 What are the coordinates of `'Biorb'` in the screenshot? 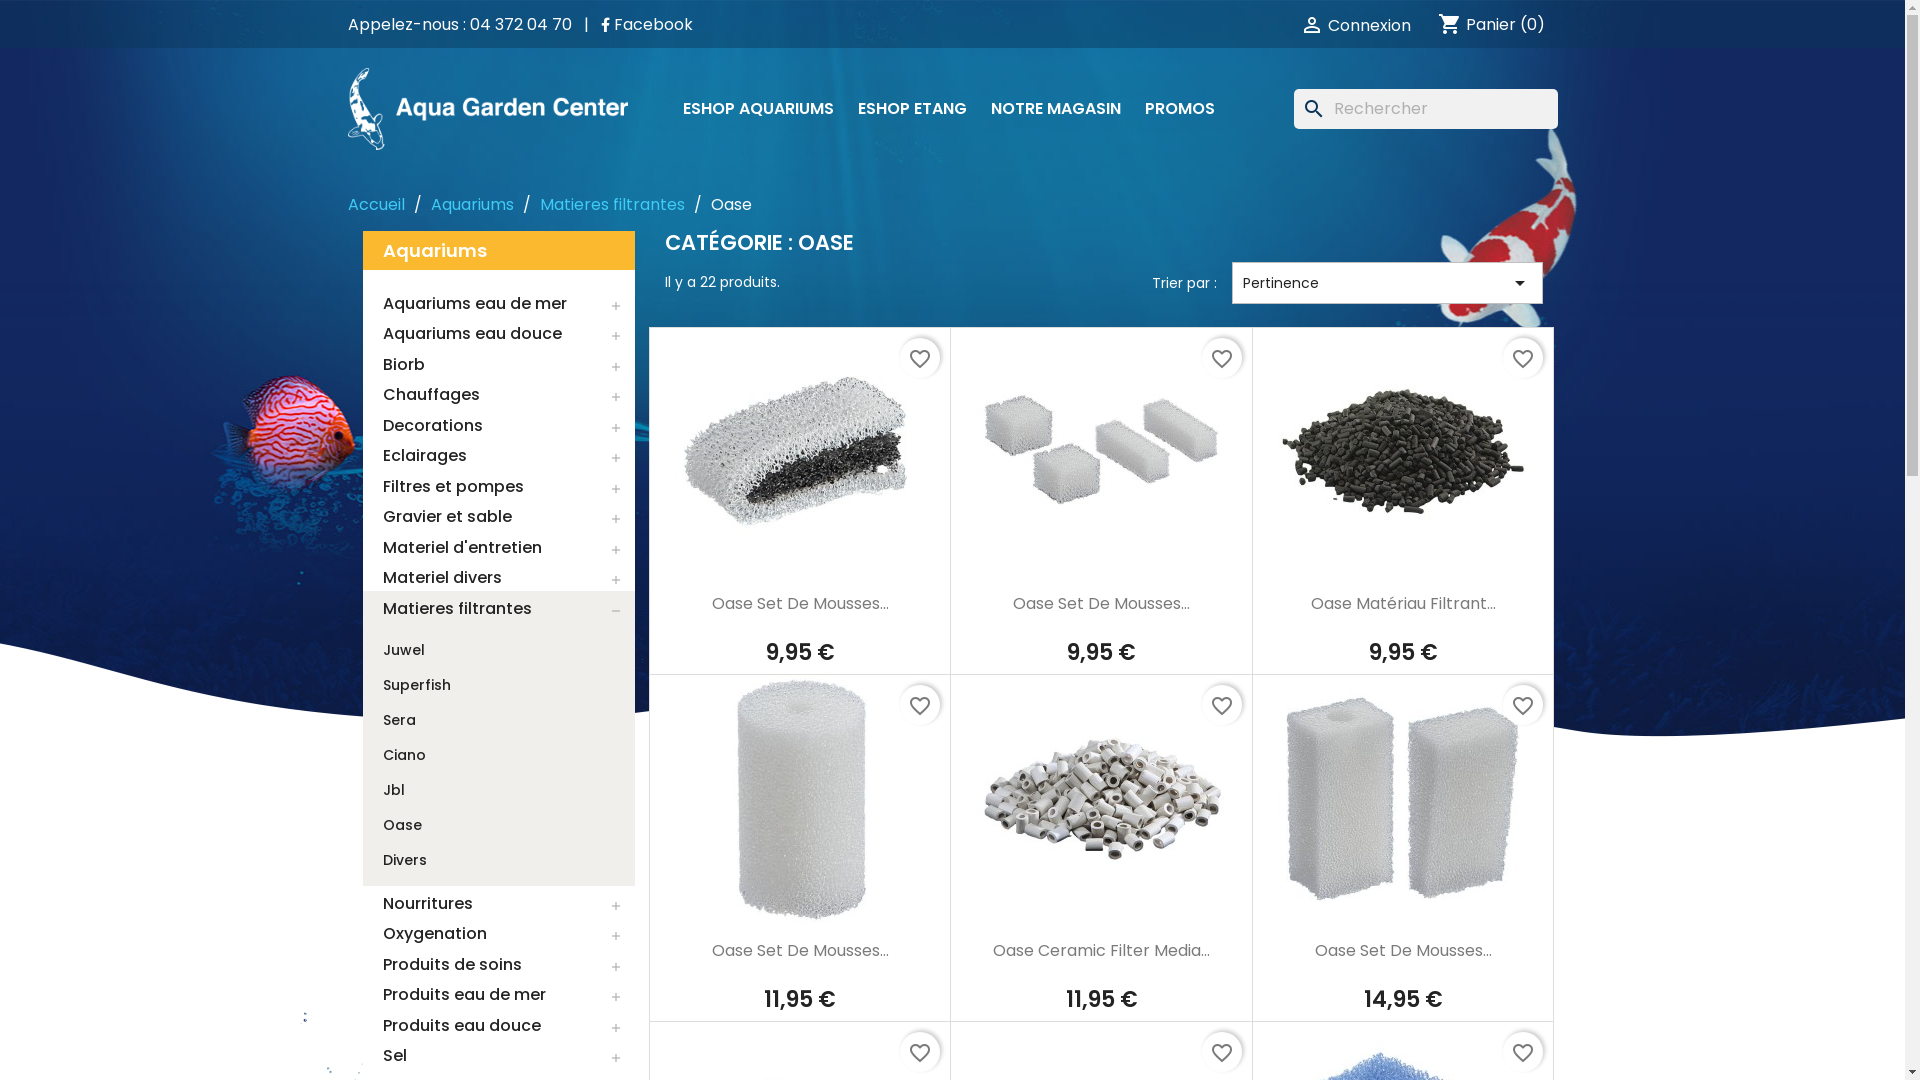 It's located at (498, 365).